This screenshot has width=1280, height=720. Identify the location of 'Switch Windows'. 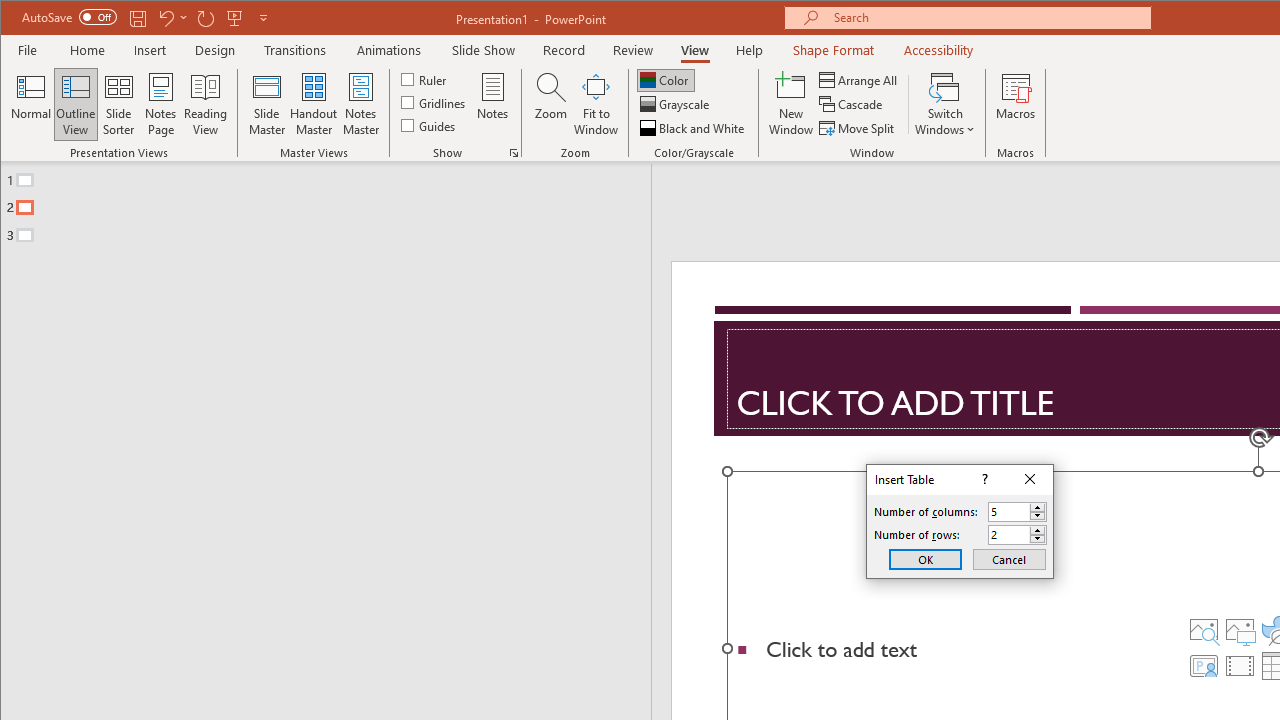
(944, 104).